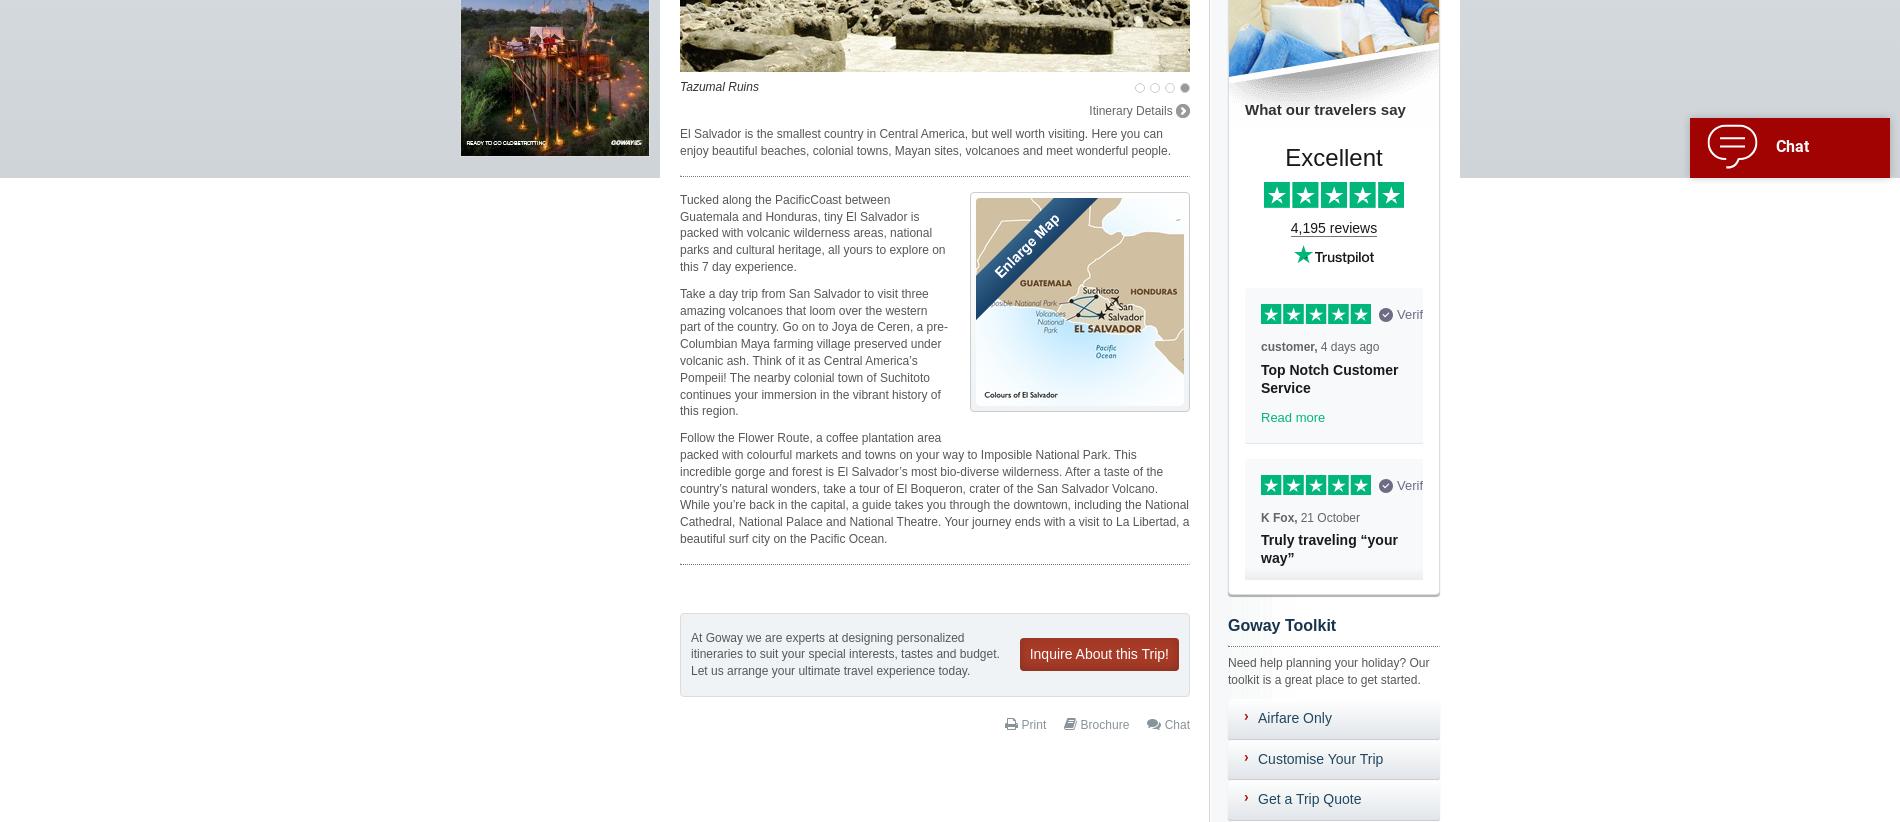  Describe the element at coordinates (1032, 724) in the screenshot. I see `'Print'` at that location.